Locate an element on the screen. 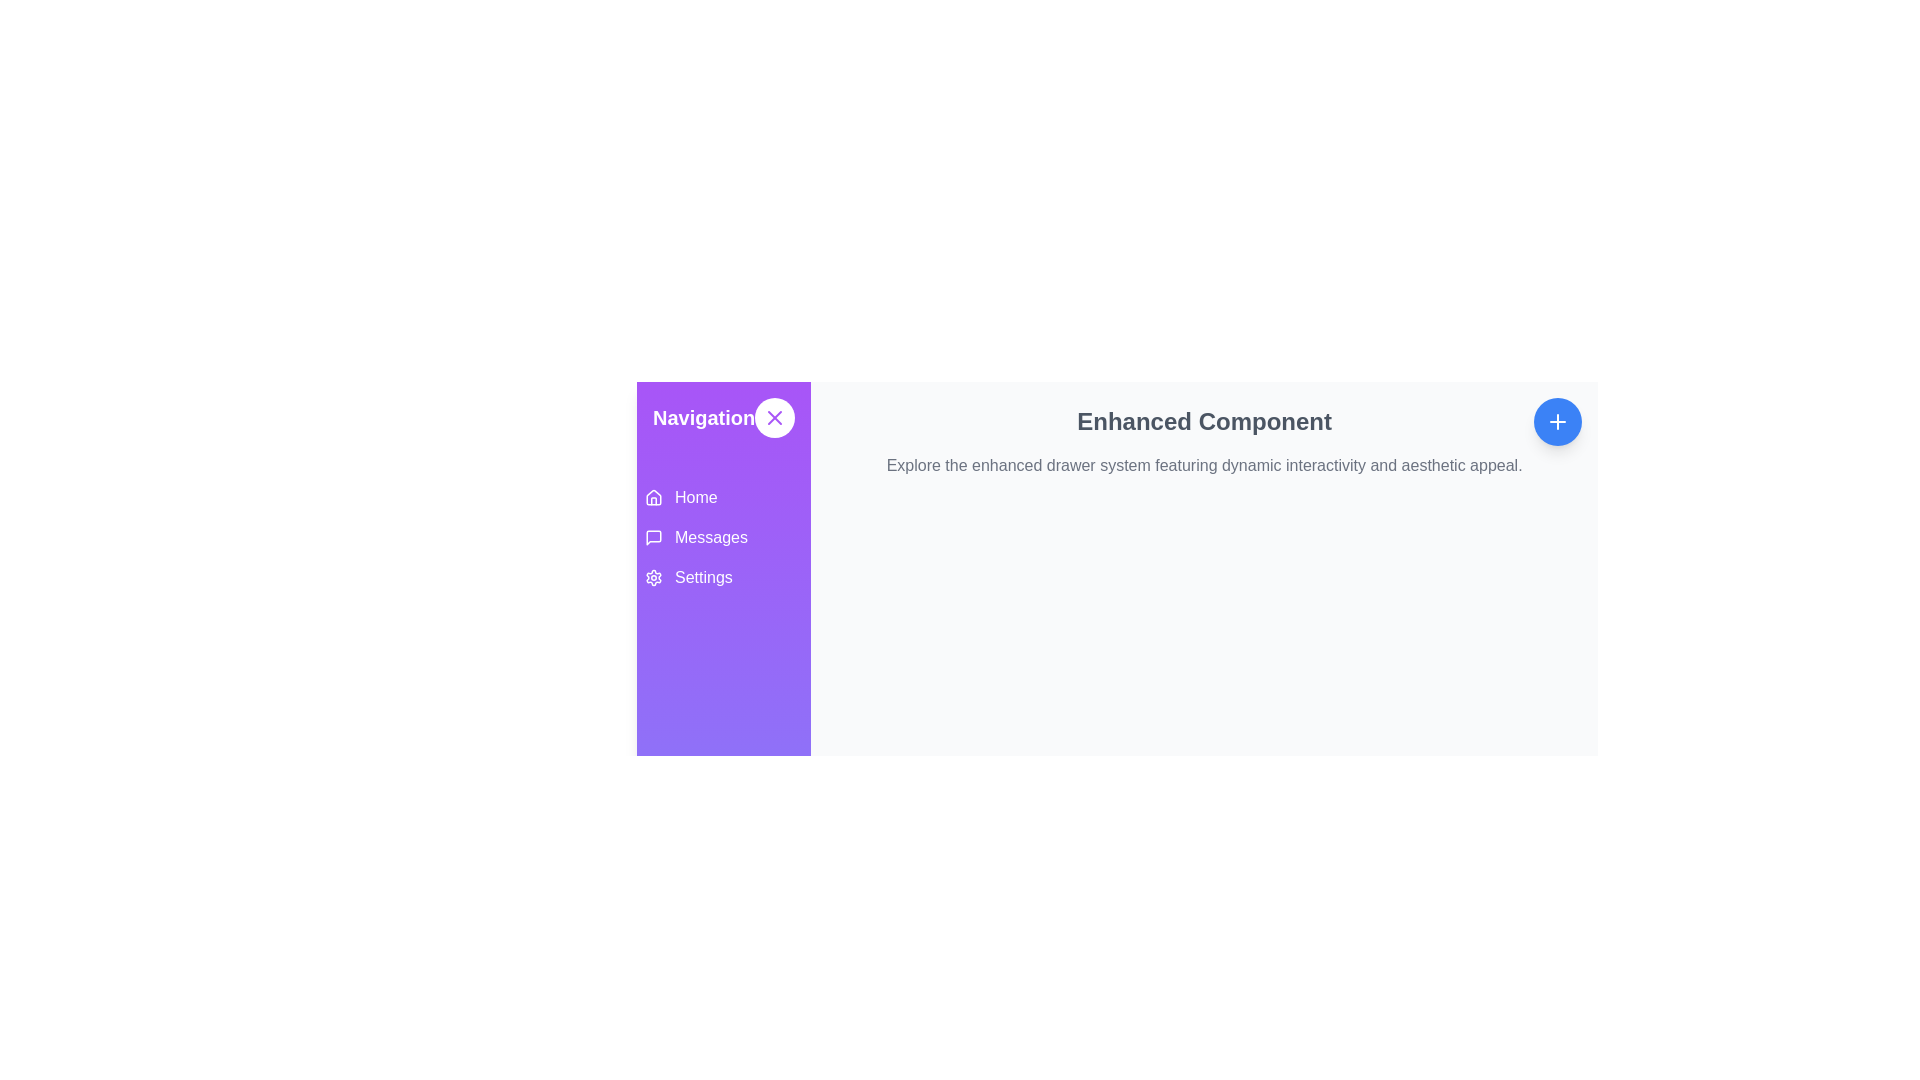 This screenshot has height=1080, width=1920. the 'Settings' button in the sidebar, which features a gear icon and is styled with a rounded outline and purple background is located at coordinates (723, 578).